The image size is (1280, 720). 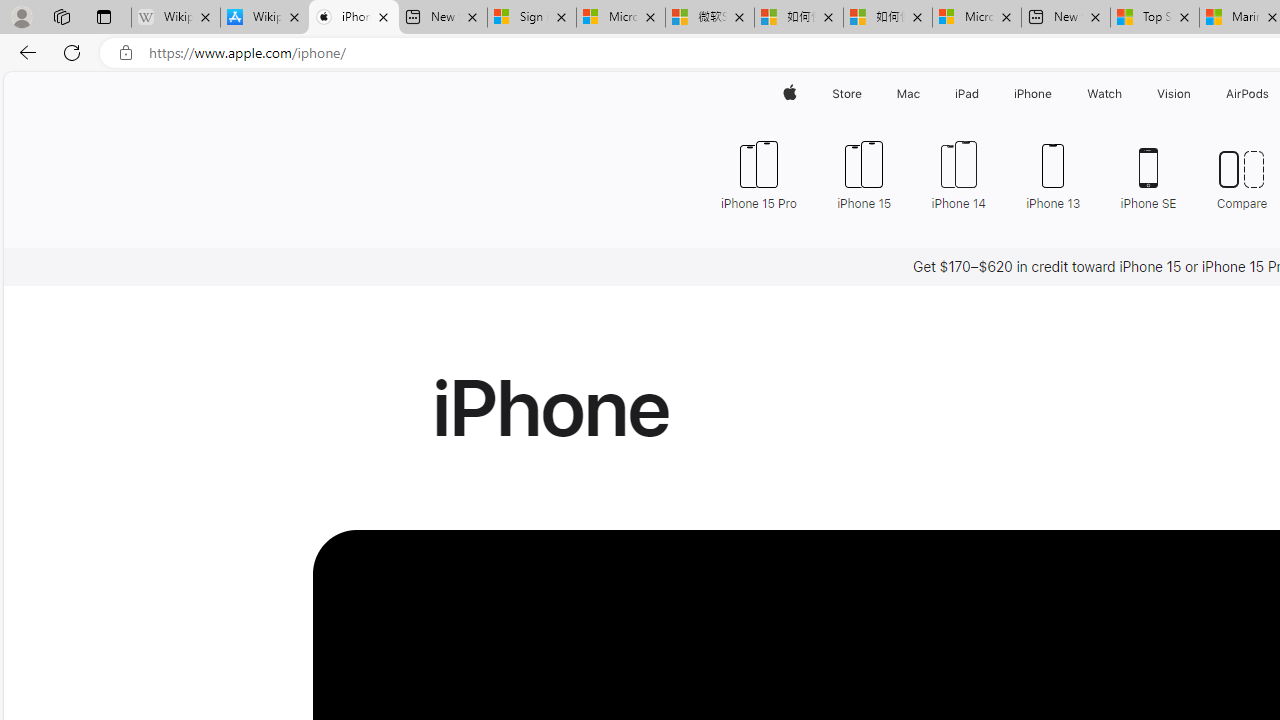 What do you see at coordinates (907, 93) in the screenshot?
I see `'Mac'` at bounding box center [907, 93].